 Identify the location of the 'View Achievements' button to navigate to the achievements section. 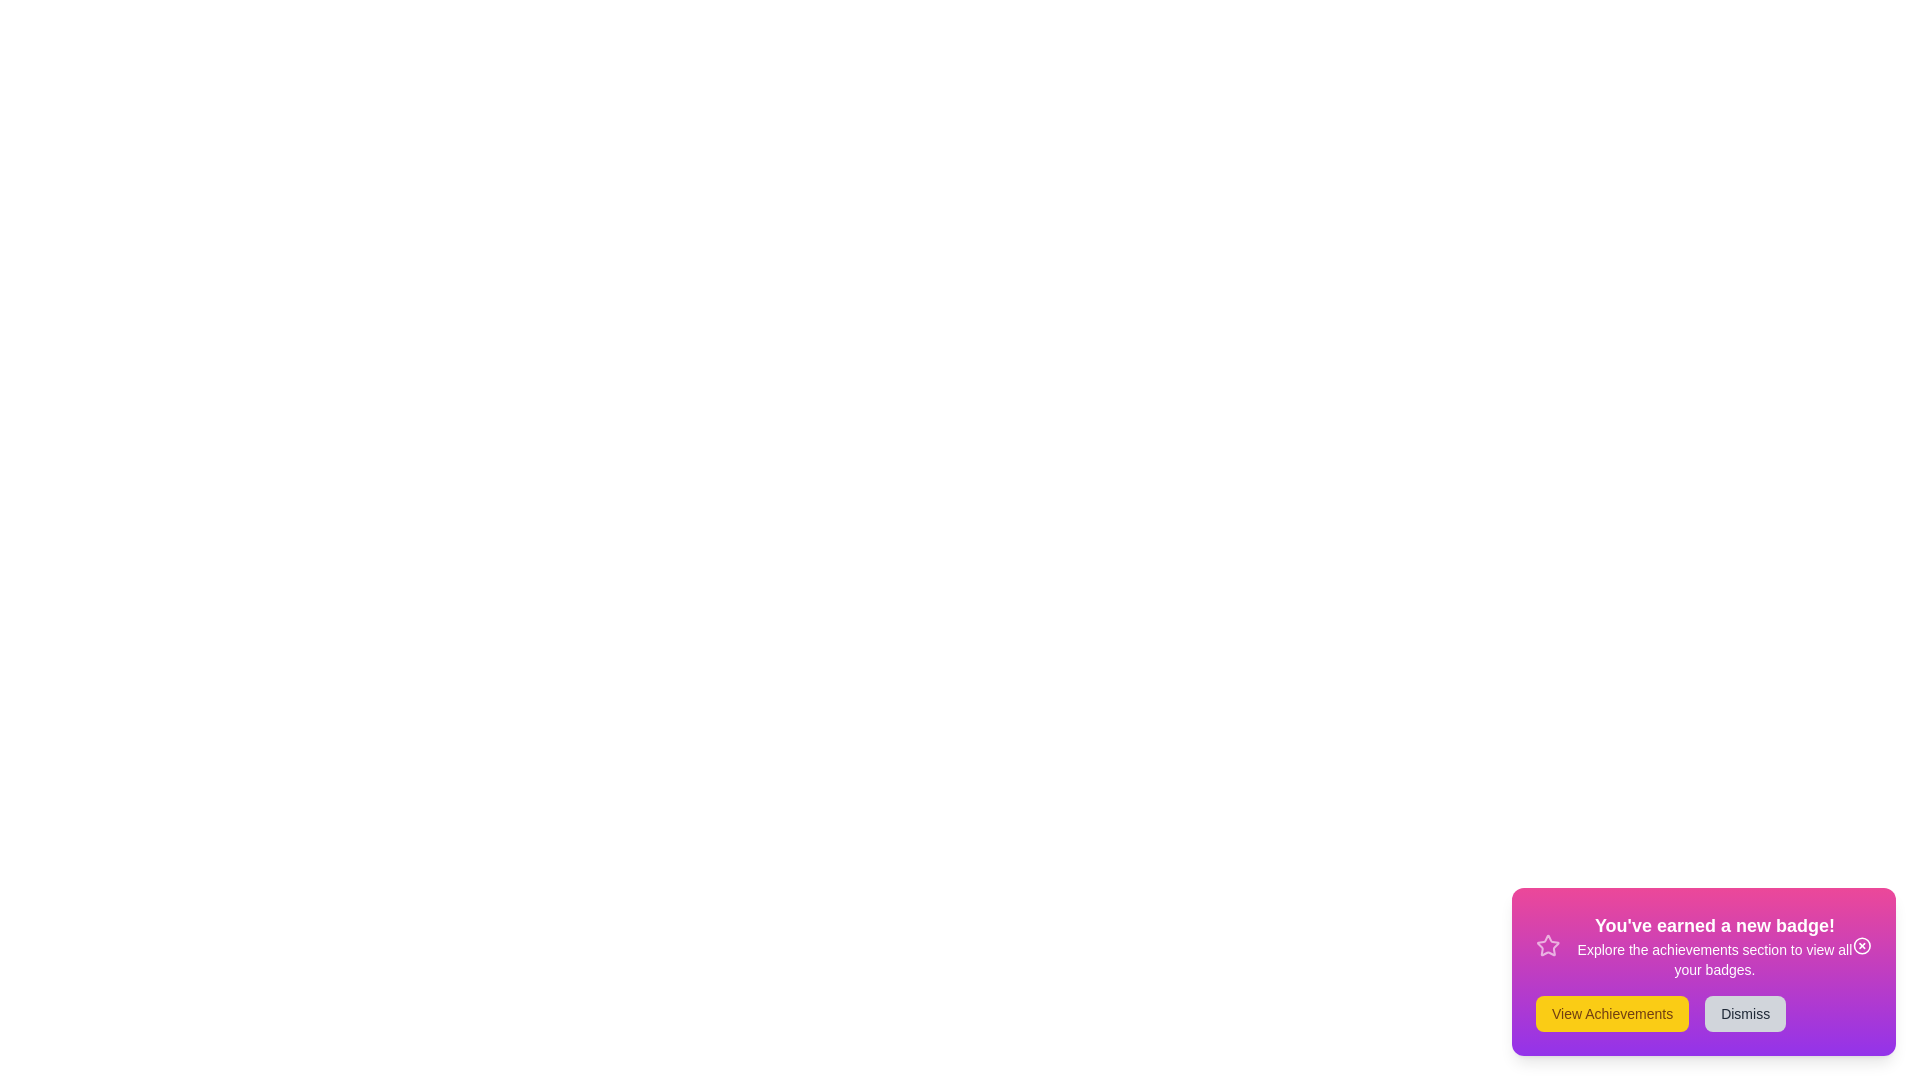
(1612, 1014).